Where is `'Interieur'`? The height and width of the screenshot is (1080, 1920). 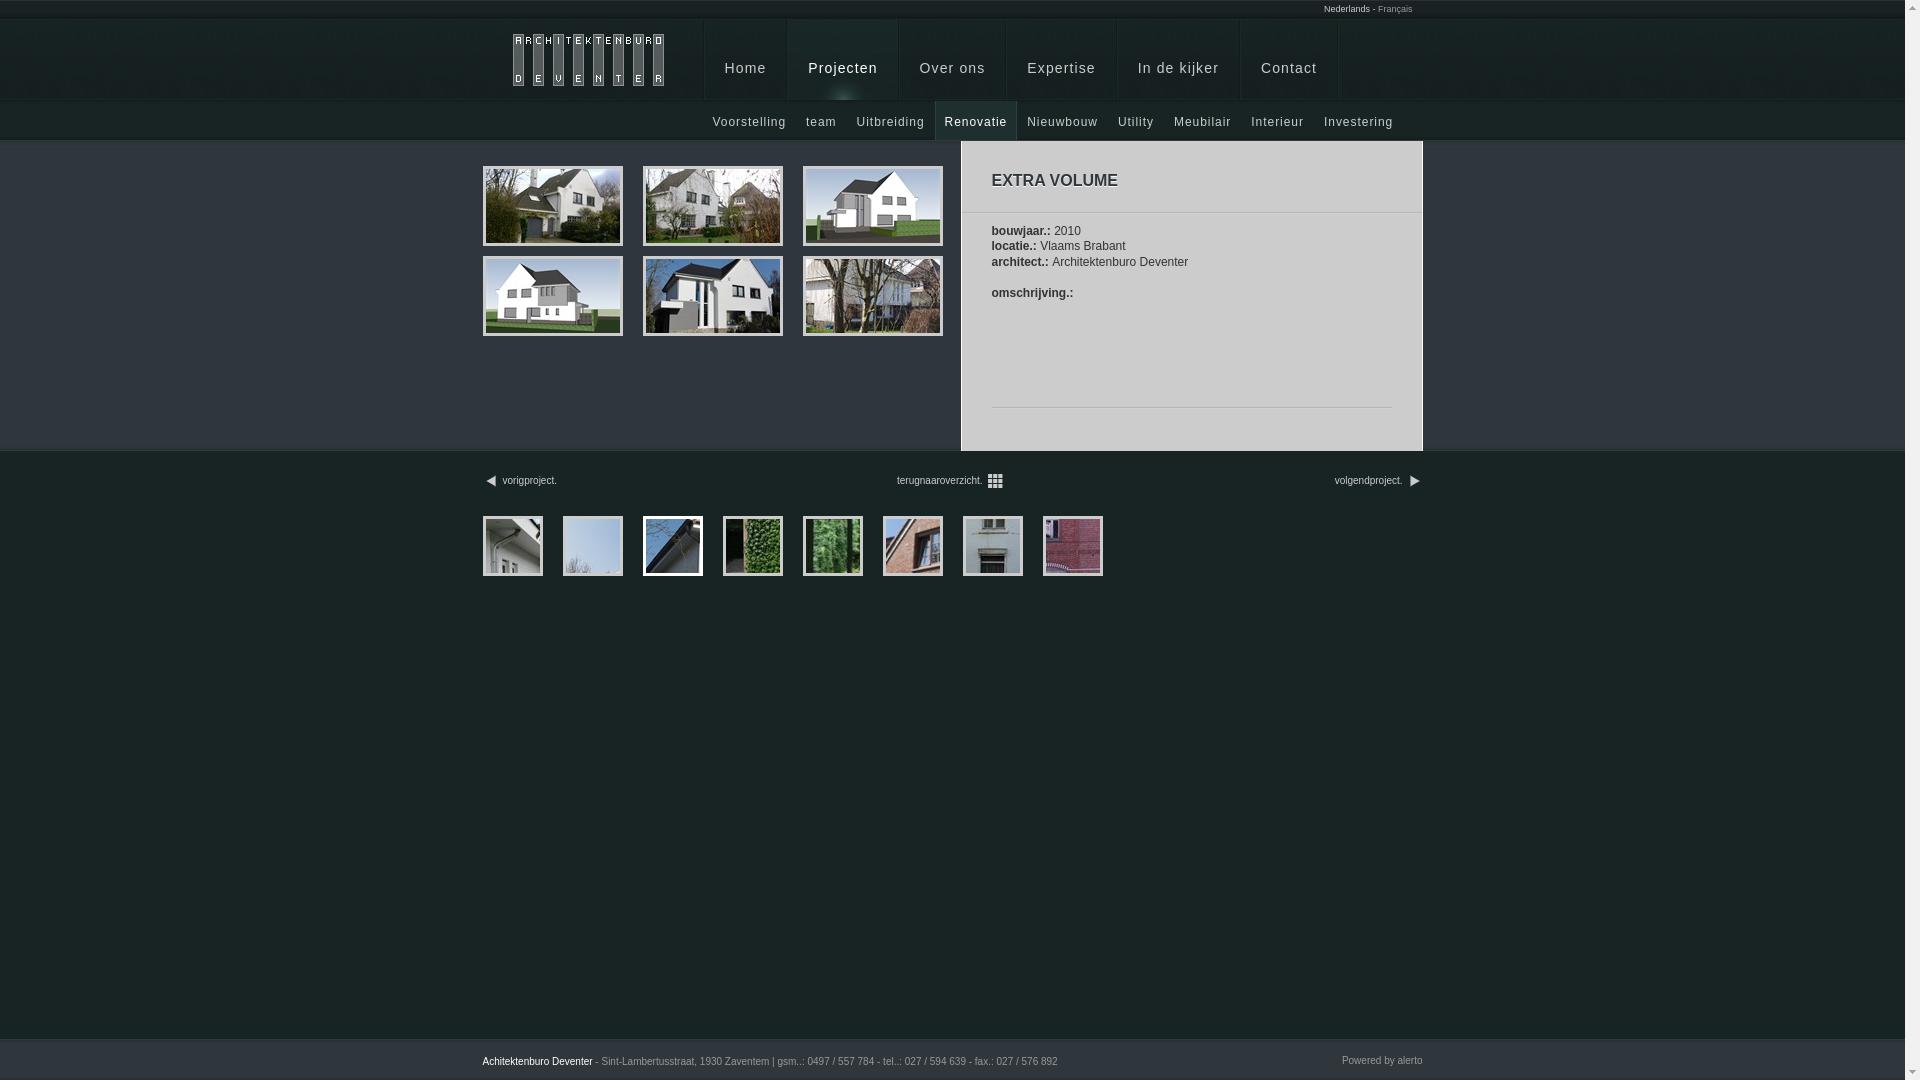
'Interieur' is located at coordinates (1276, 120).